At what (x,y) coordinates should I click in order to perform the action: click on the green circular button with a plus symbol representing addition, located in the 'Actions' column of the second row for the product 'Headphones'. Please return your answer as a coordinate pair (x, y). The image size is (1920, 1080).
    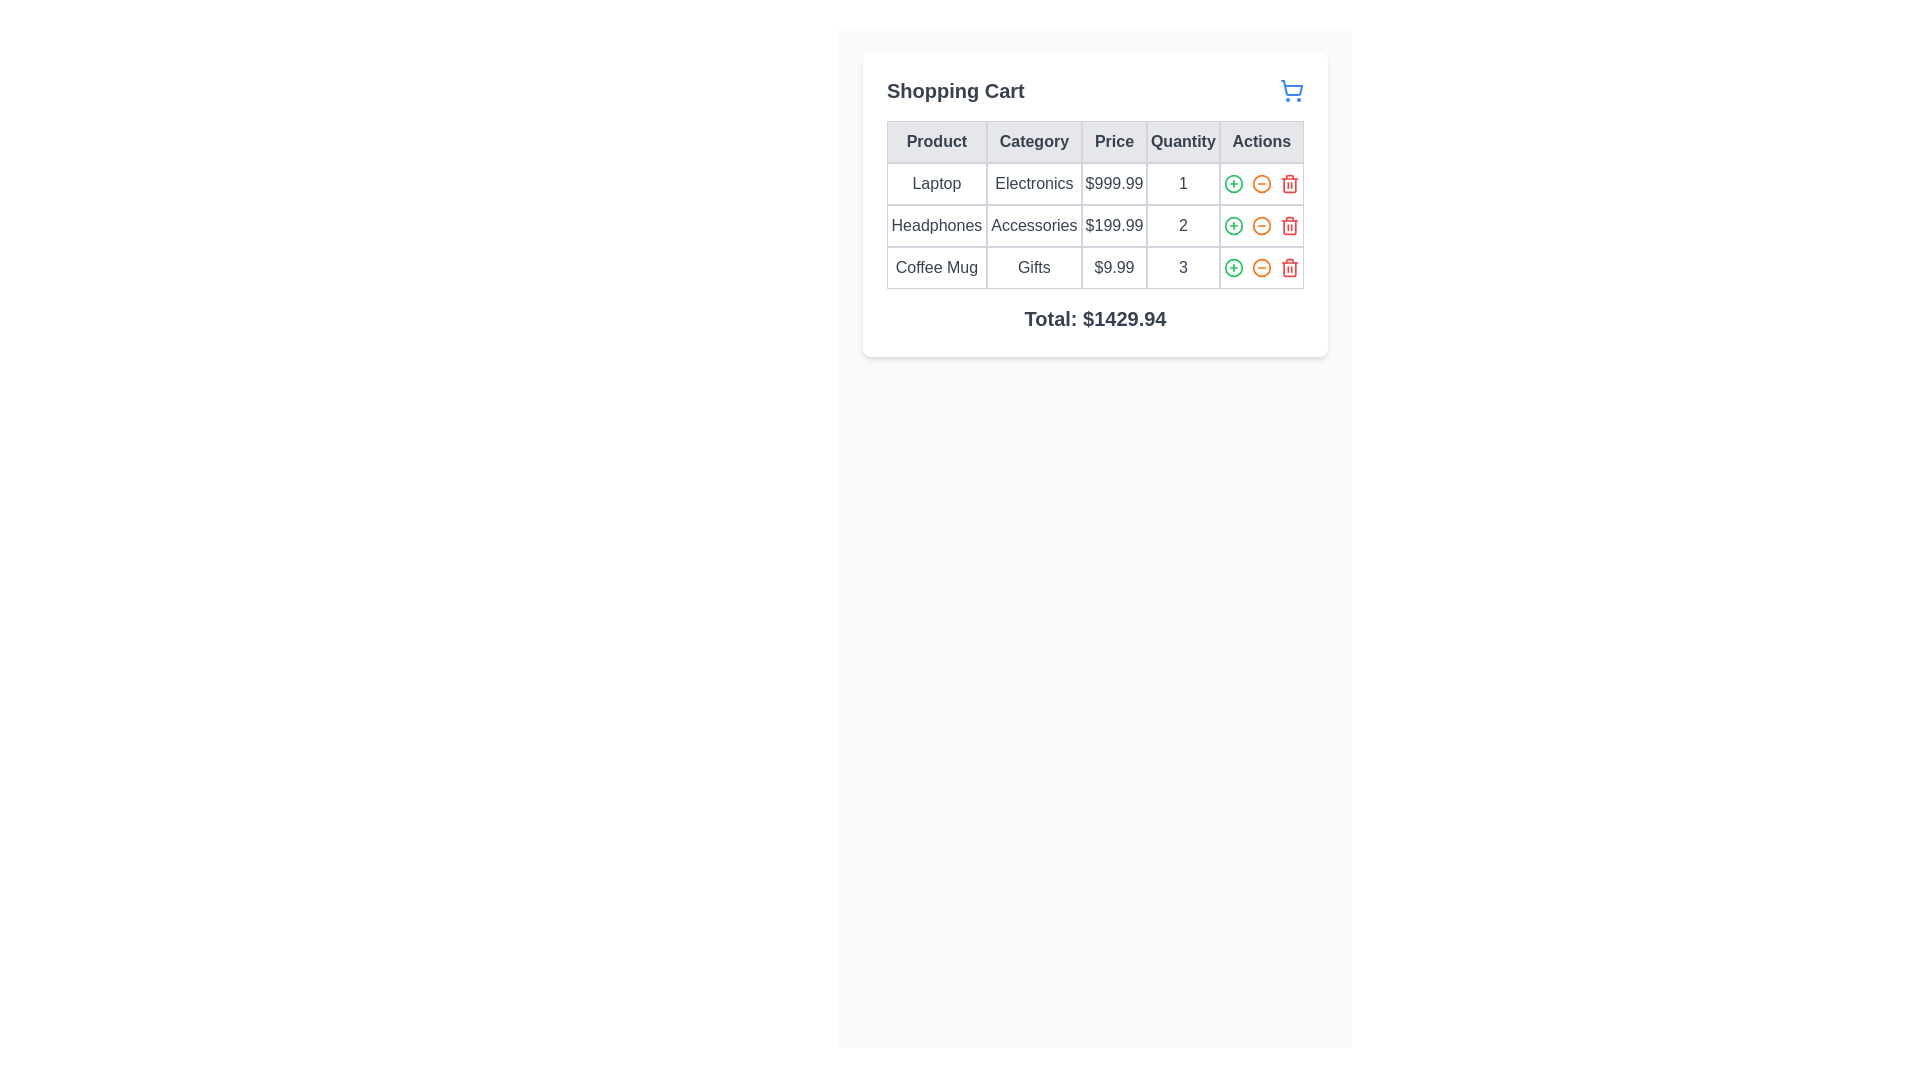
    Looking at the image, I should click on (1232, 225).